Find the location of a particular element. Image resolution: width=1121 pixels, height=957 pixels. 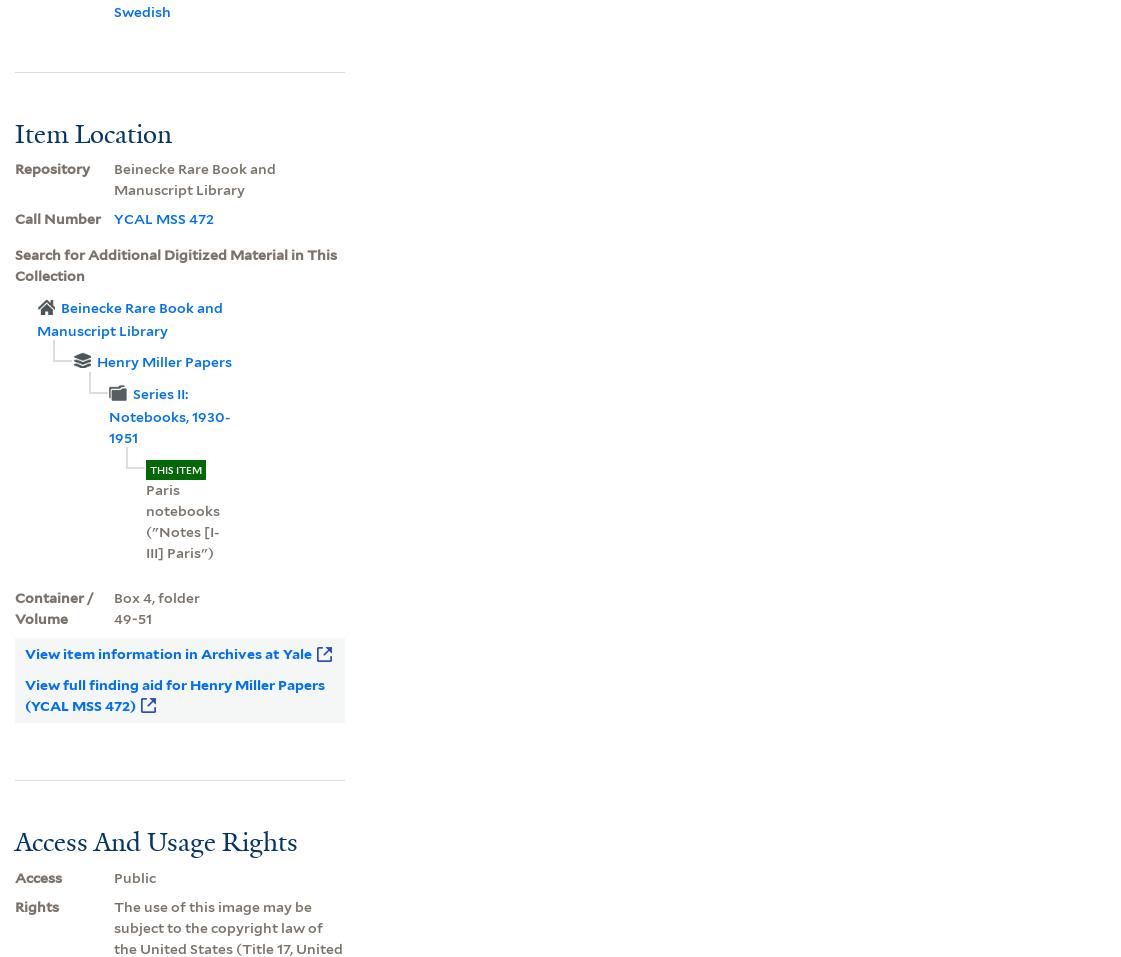

'YCAL MSS 472' is located at coordinates (163, 217).